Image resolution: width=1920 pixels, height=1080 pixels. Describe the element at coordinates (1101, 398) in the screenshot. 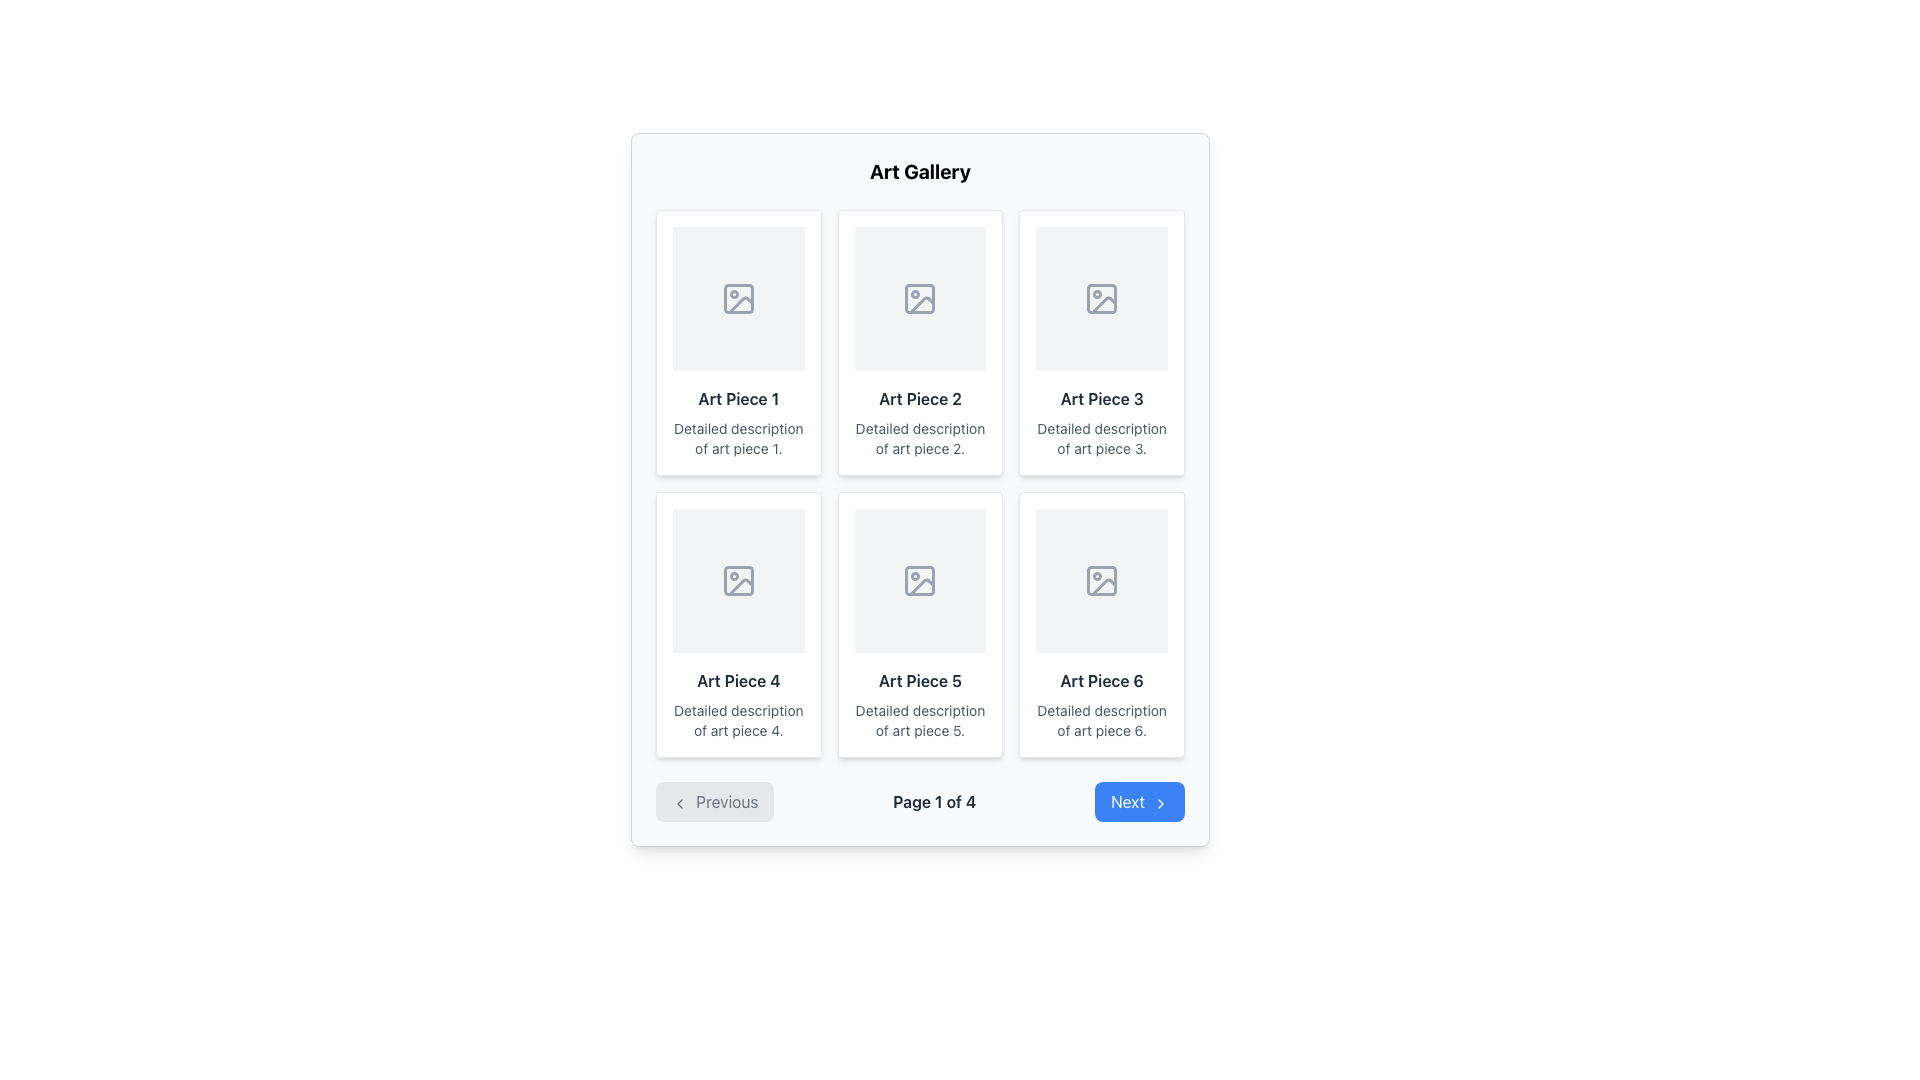

I see `the Text Label that serves as a title or identifier for the associated art piece, located in the third column of a grid layout, centered below an image placeholder and above a description text` at that location.